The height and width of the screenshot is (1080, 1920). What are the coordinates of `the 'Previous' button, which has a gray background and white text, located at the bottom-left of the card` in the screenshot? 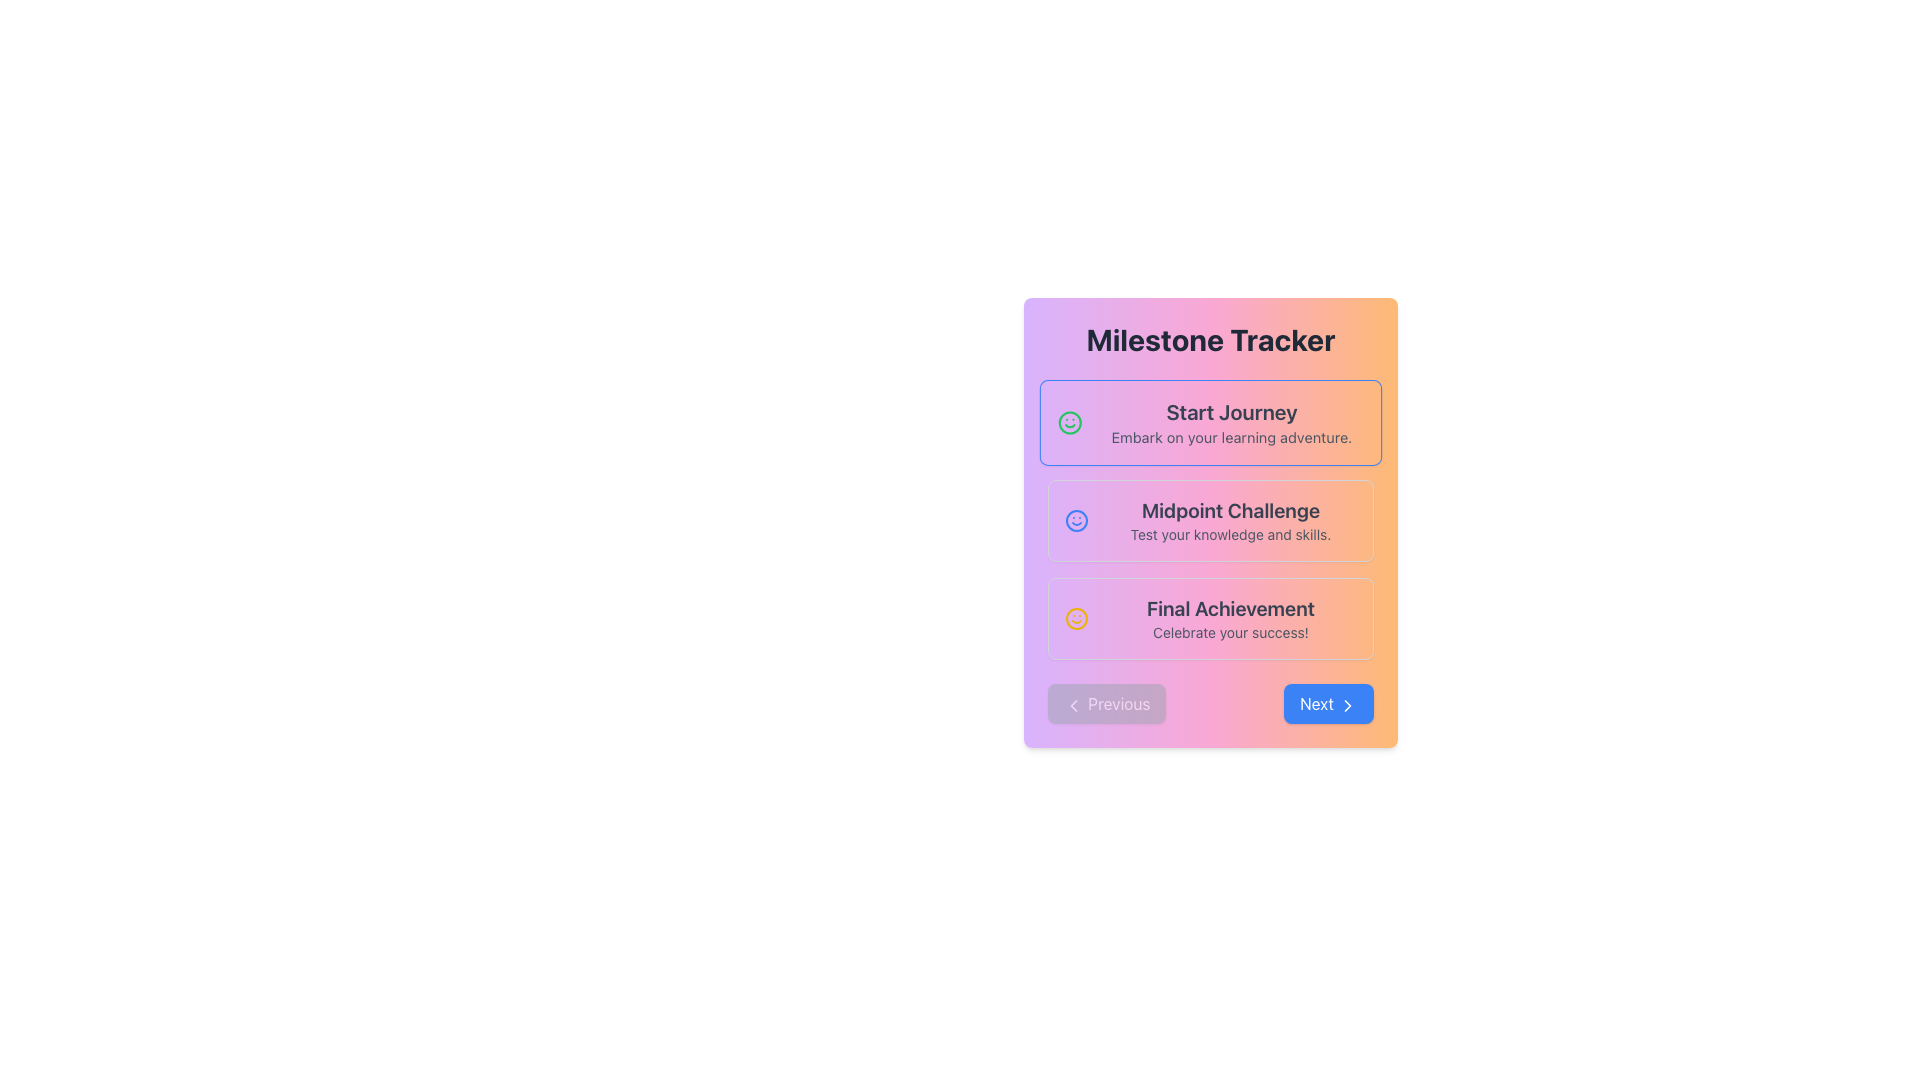 It's located at (1106, 703).